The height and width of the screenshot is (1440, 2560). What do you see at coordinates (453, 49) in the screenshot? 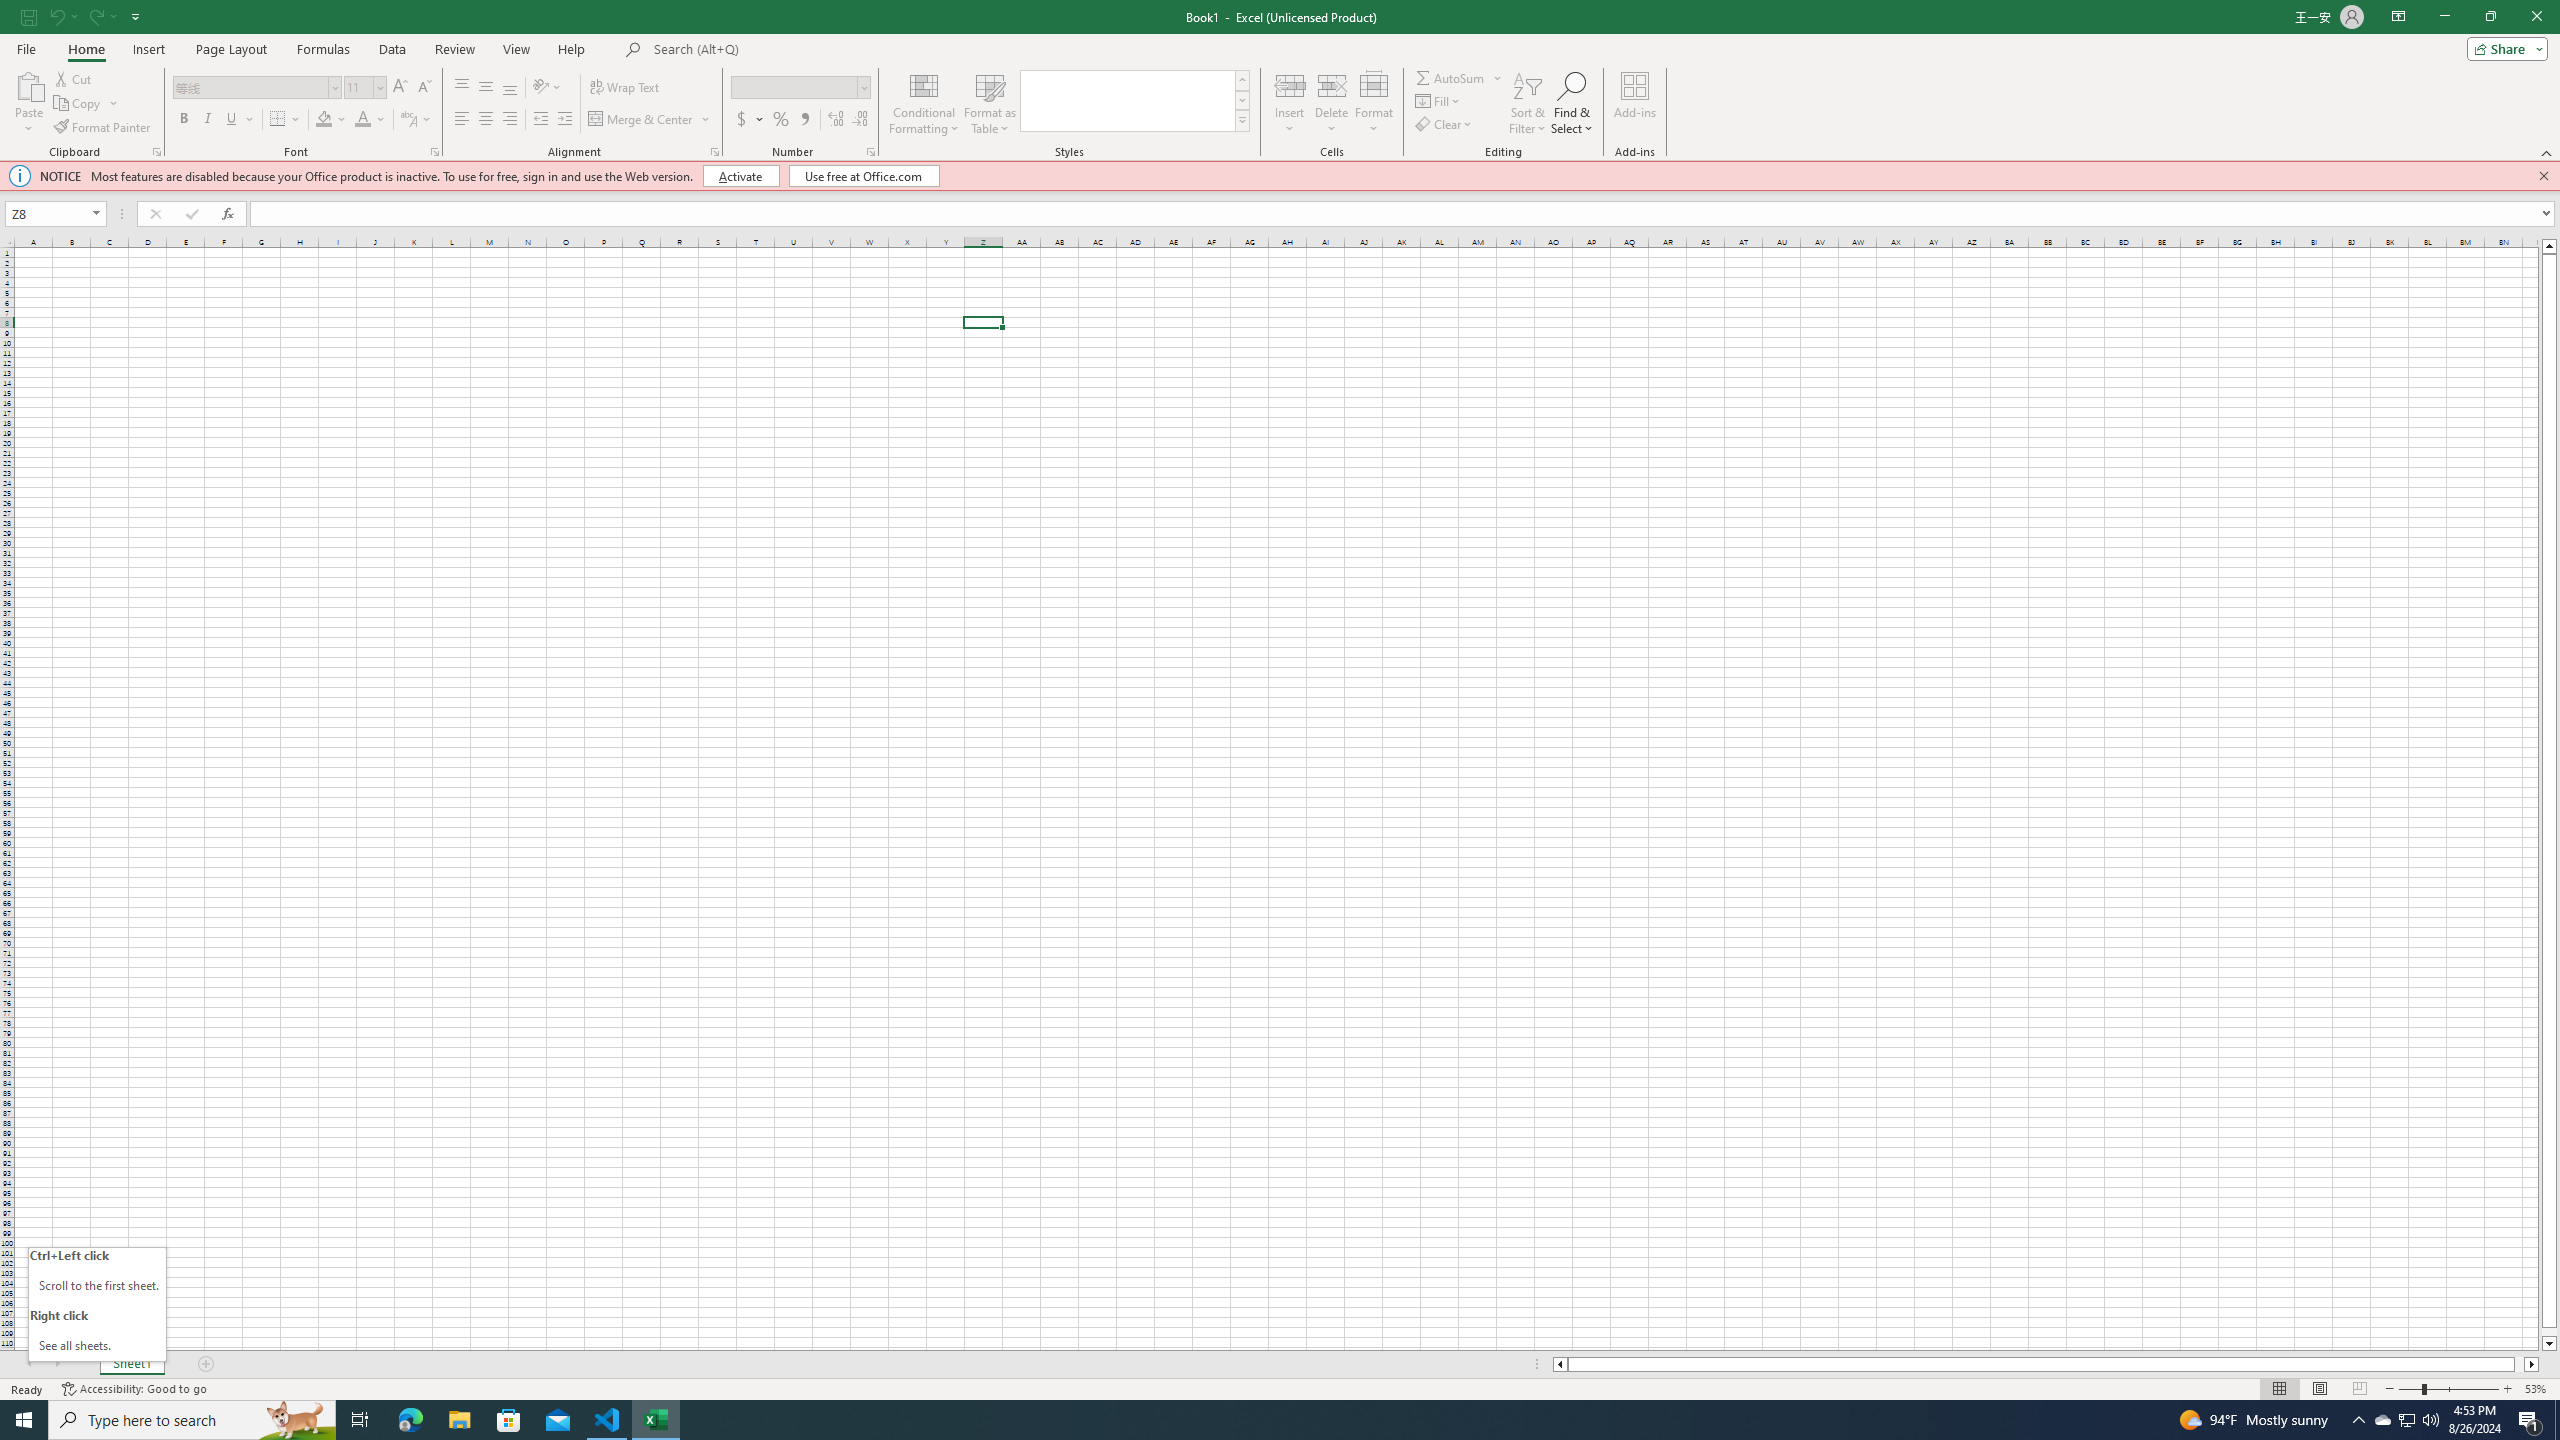
I see `'Review'` at bounding box center [453, 49].